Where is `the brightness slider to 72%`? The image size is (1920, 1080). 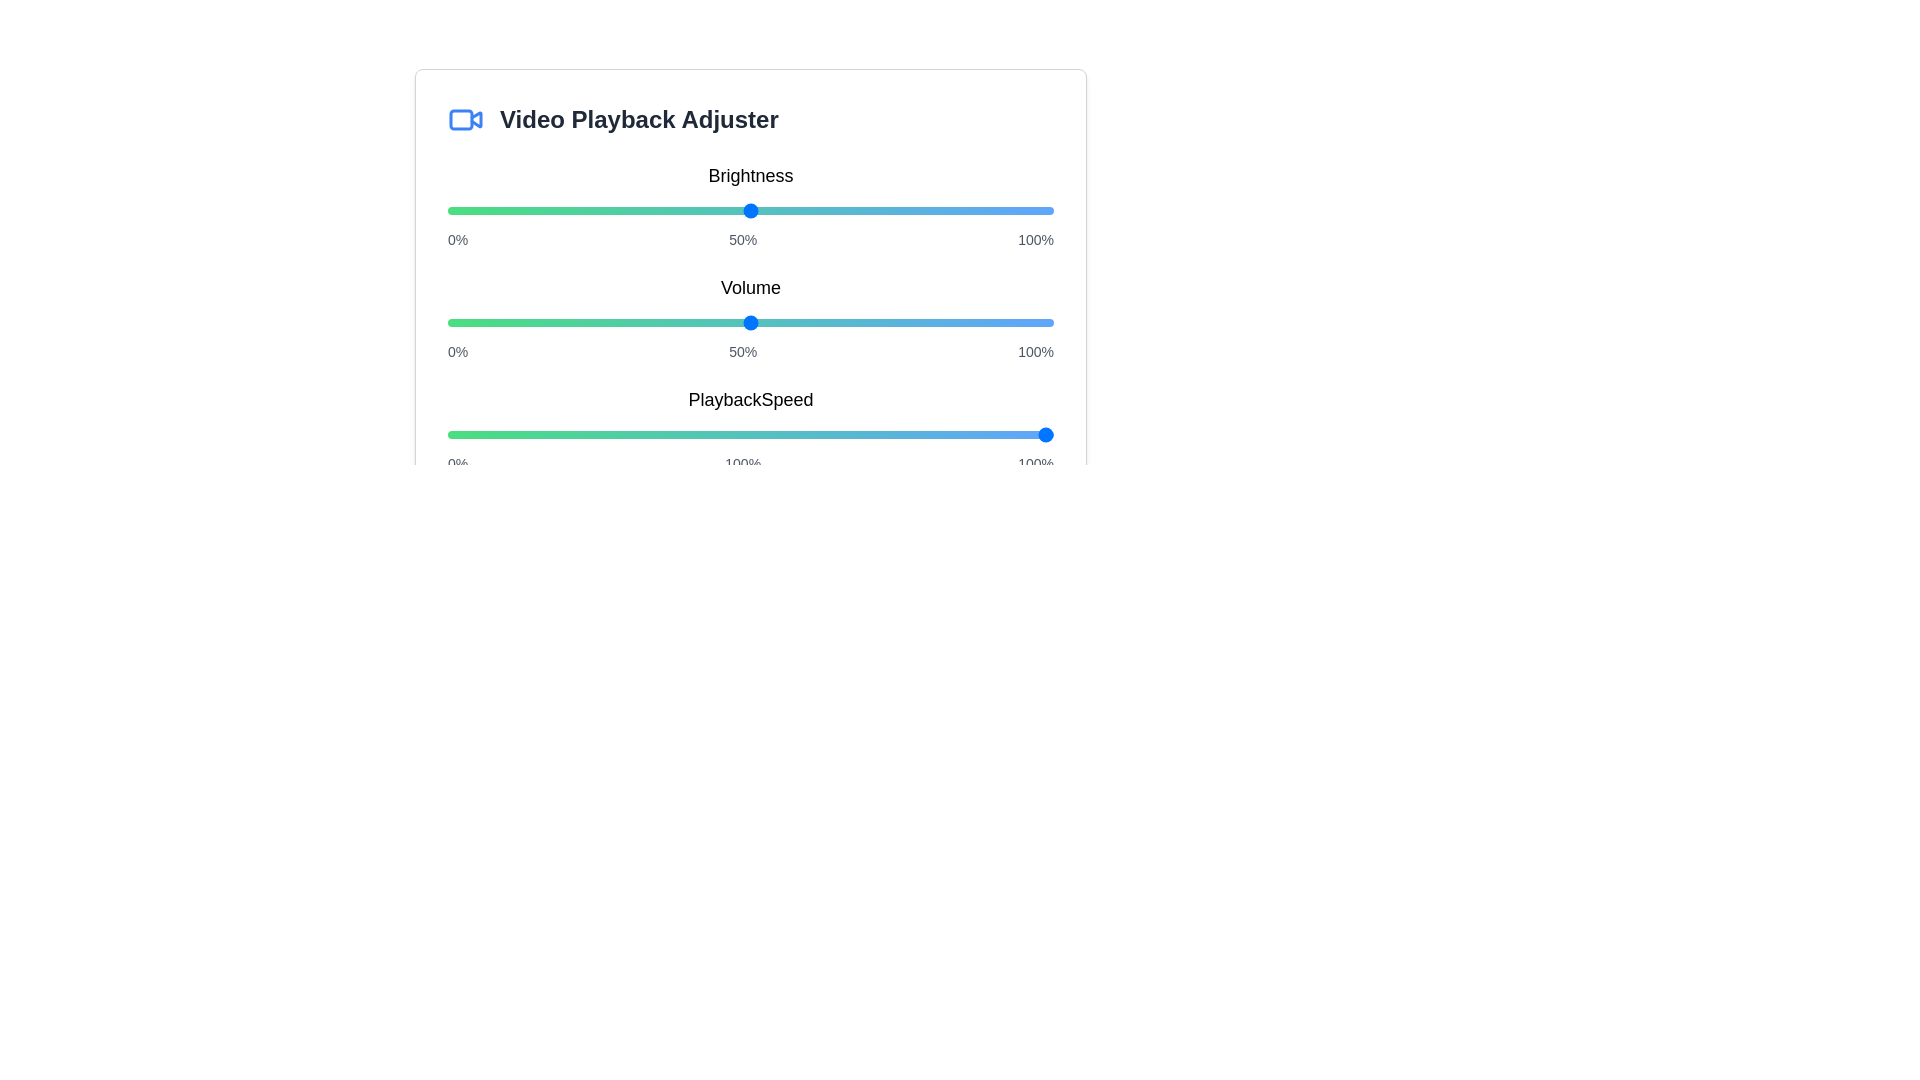 the brightness slider to 72% is located at coordinates (883, 211).